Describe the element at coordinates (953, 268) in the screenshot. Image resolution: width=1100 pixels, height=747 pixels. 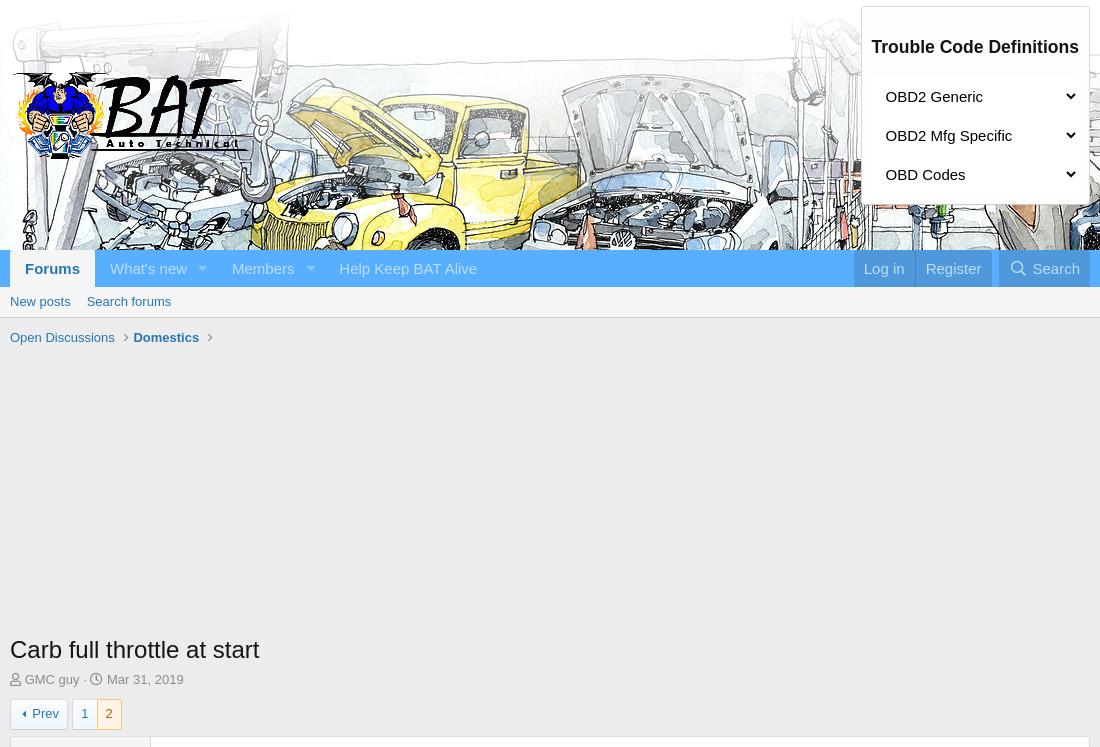
I see `'Register'` at that location.